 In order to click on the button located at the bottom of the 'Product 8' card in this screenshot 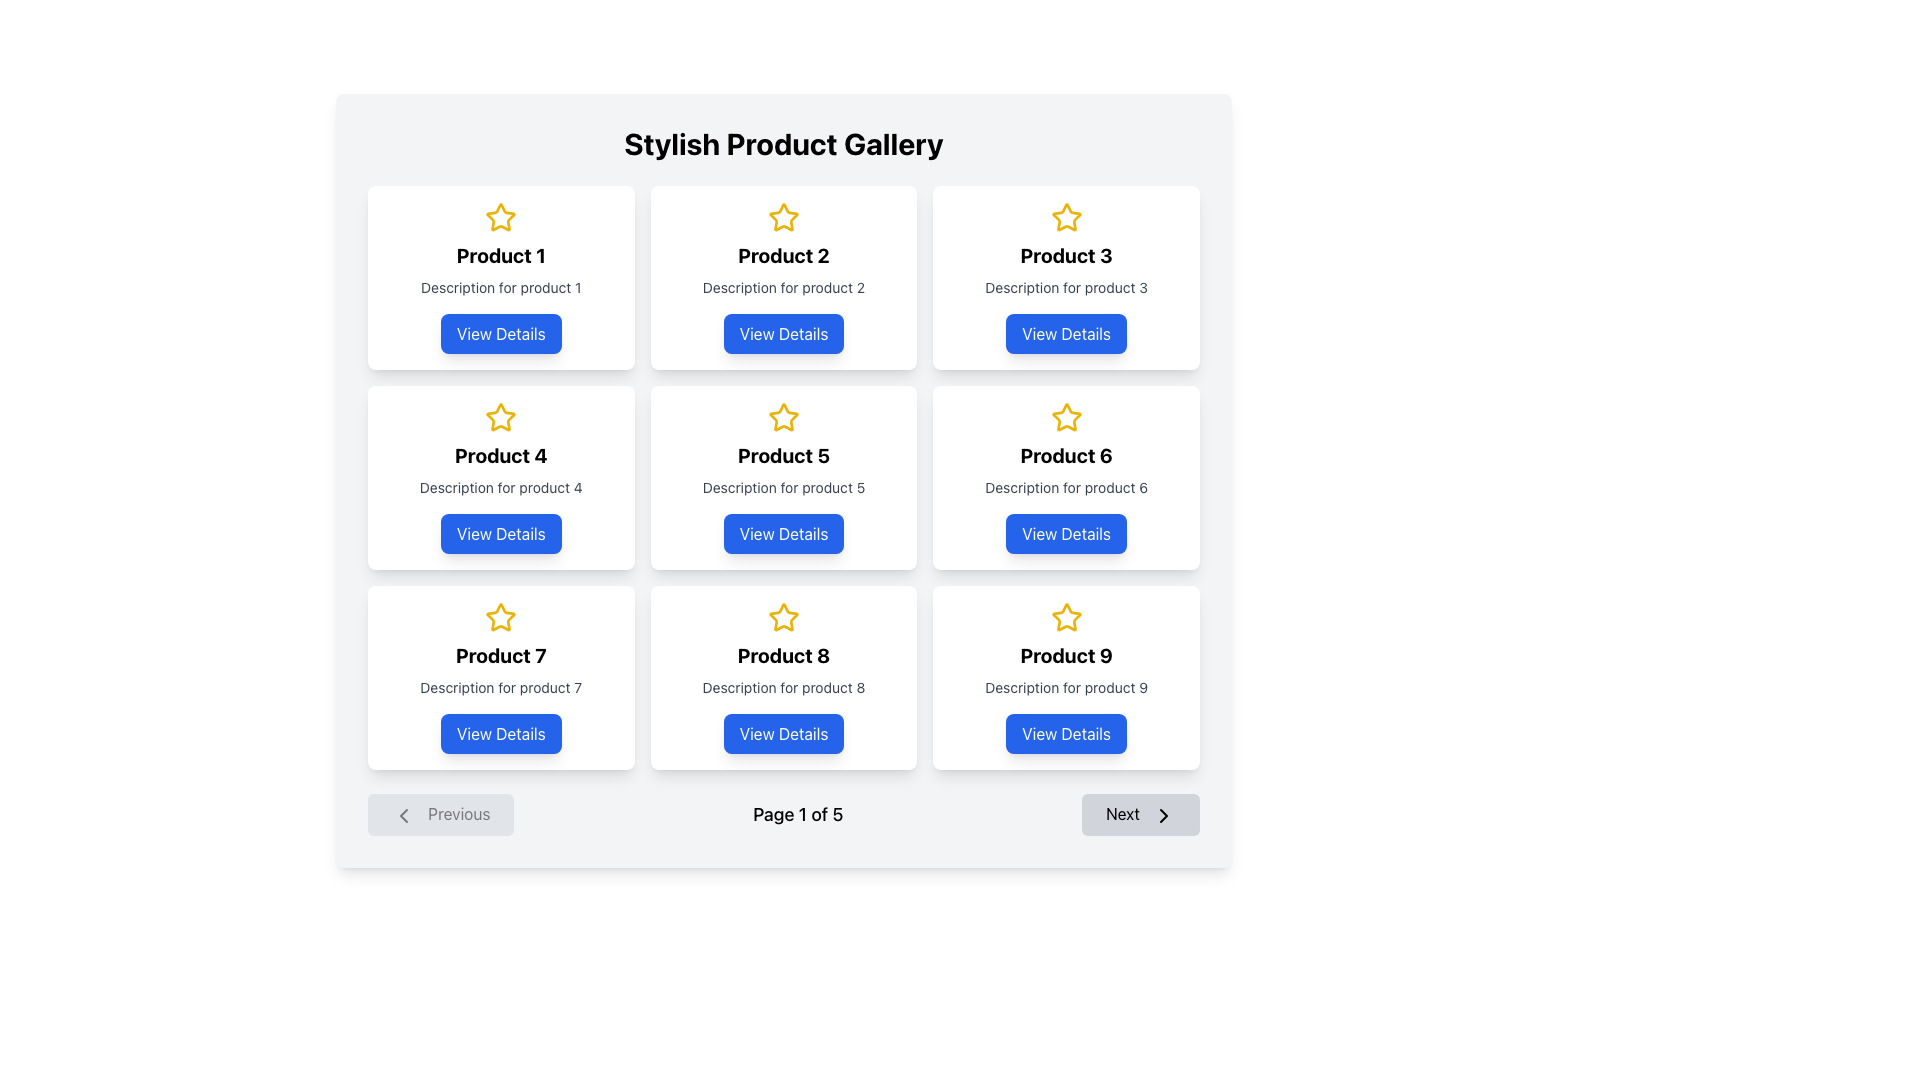, I will do `click(782, 733)`.